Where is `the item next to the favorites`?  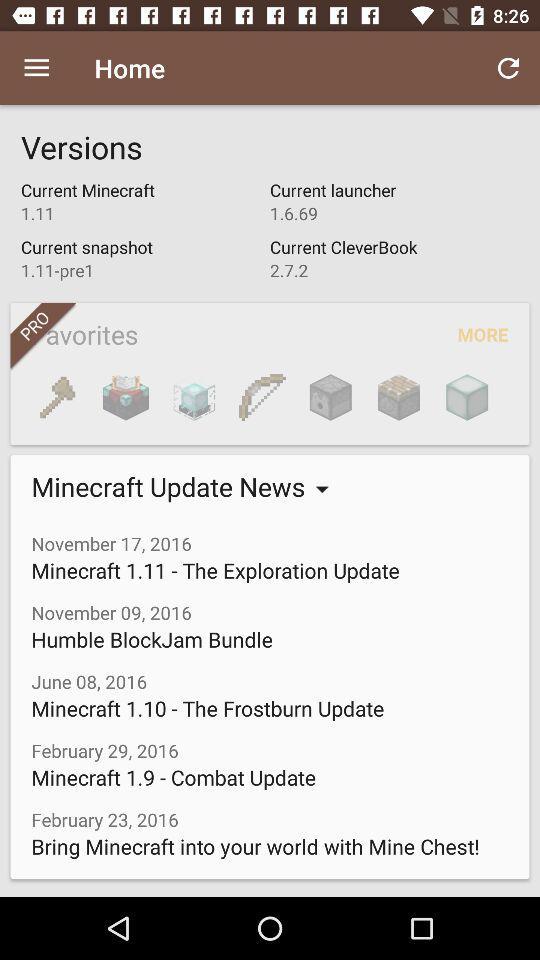 the item next to the favorites is located at coordinates (467, 396).